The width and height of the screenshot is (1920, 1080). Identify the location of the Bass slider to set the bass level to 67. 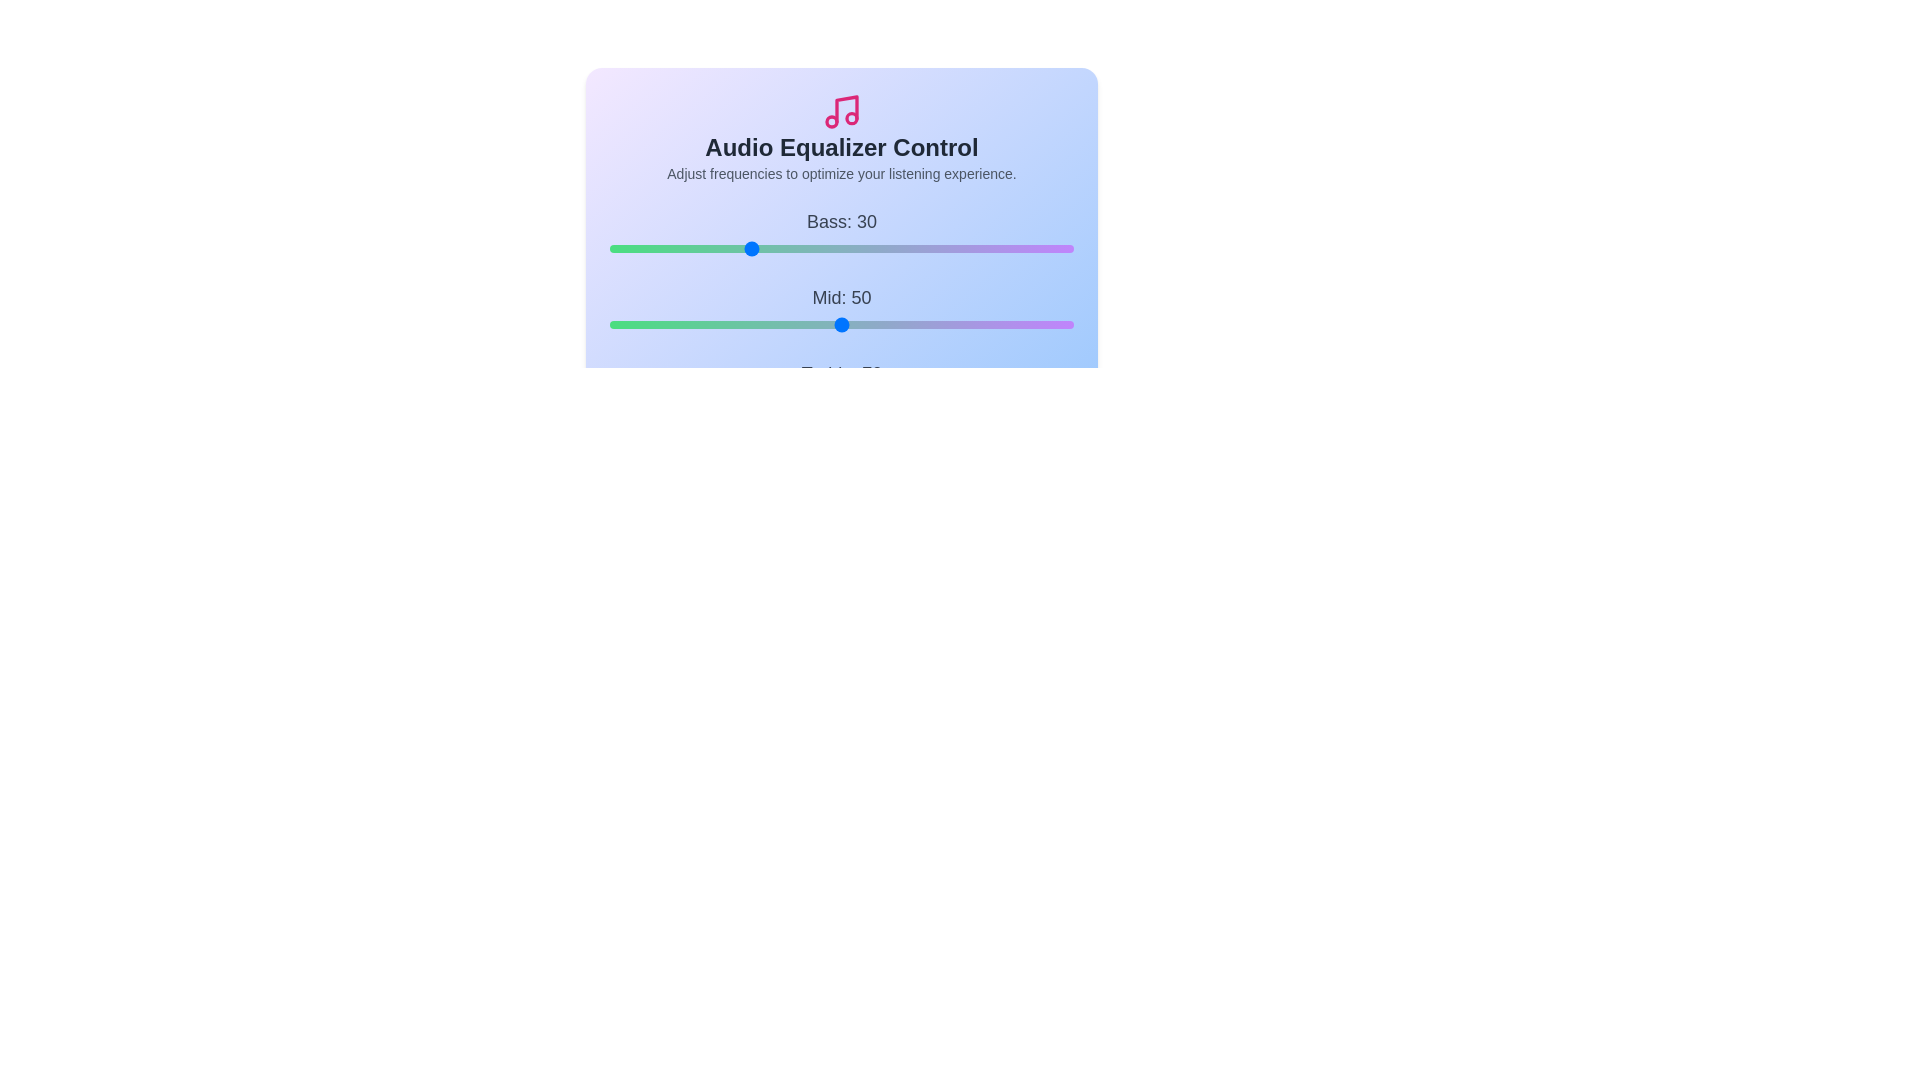
(919, 248).